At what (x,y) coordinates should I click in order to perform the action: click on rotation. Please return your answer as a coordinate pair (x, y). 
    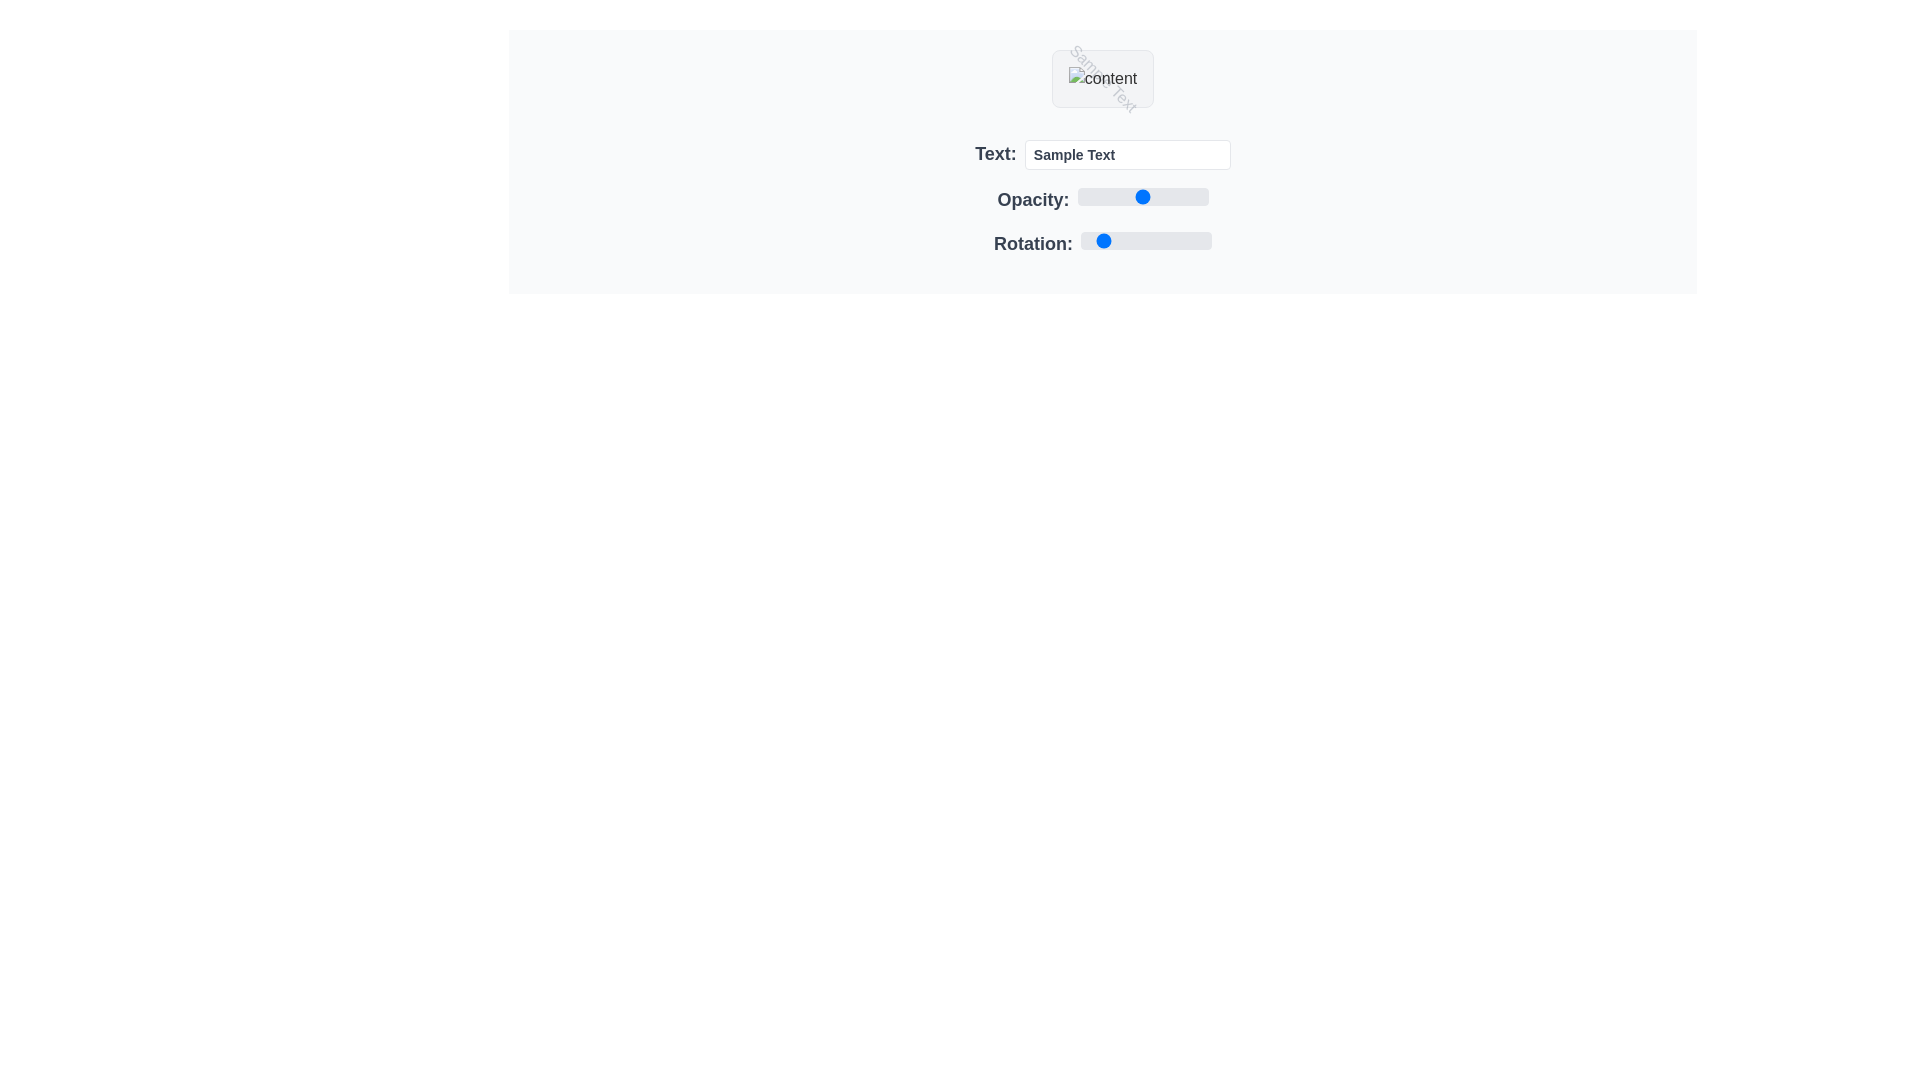
    Looking at the image, I should click on (1172, 239).